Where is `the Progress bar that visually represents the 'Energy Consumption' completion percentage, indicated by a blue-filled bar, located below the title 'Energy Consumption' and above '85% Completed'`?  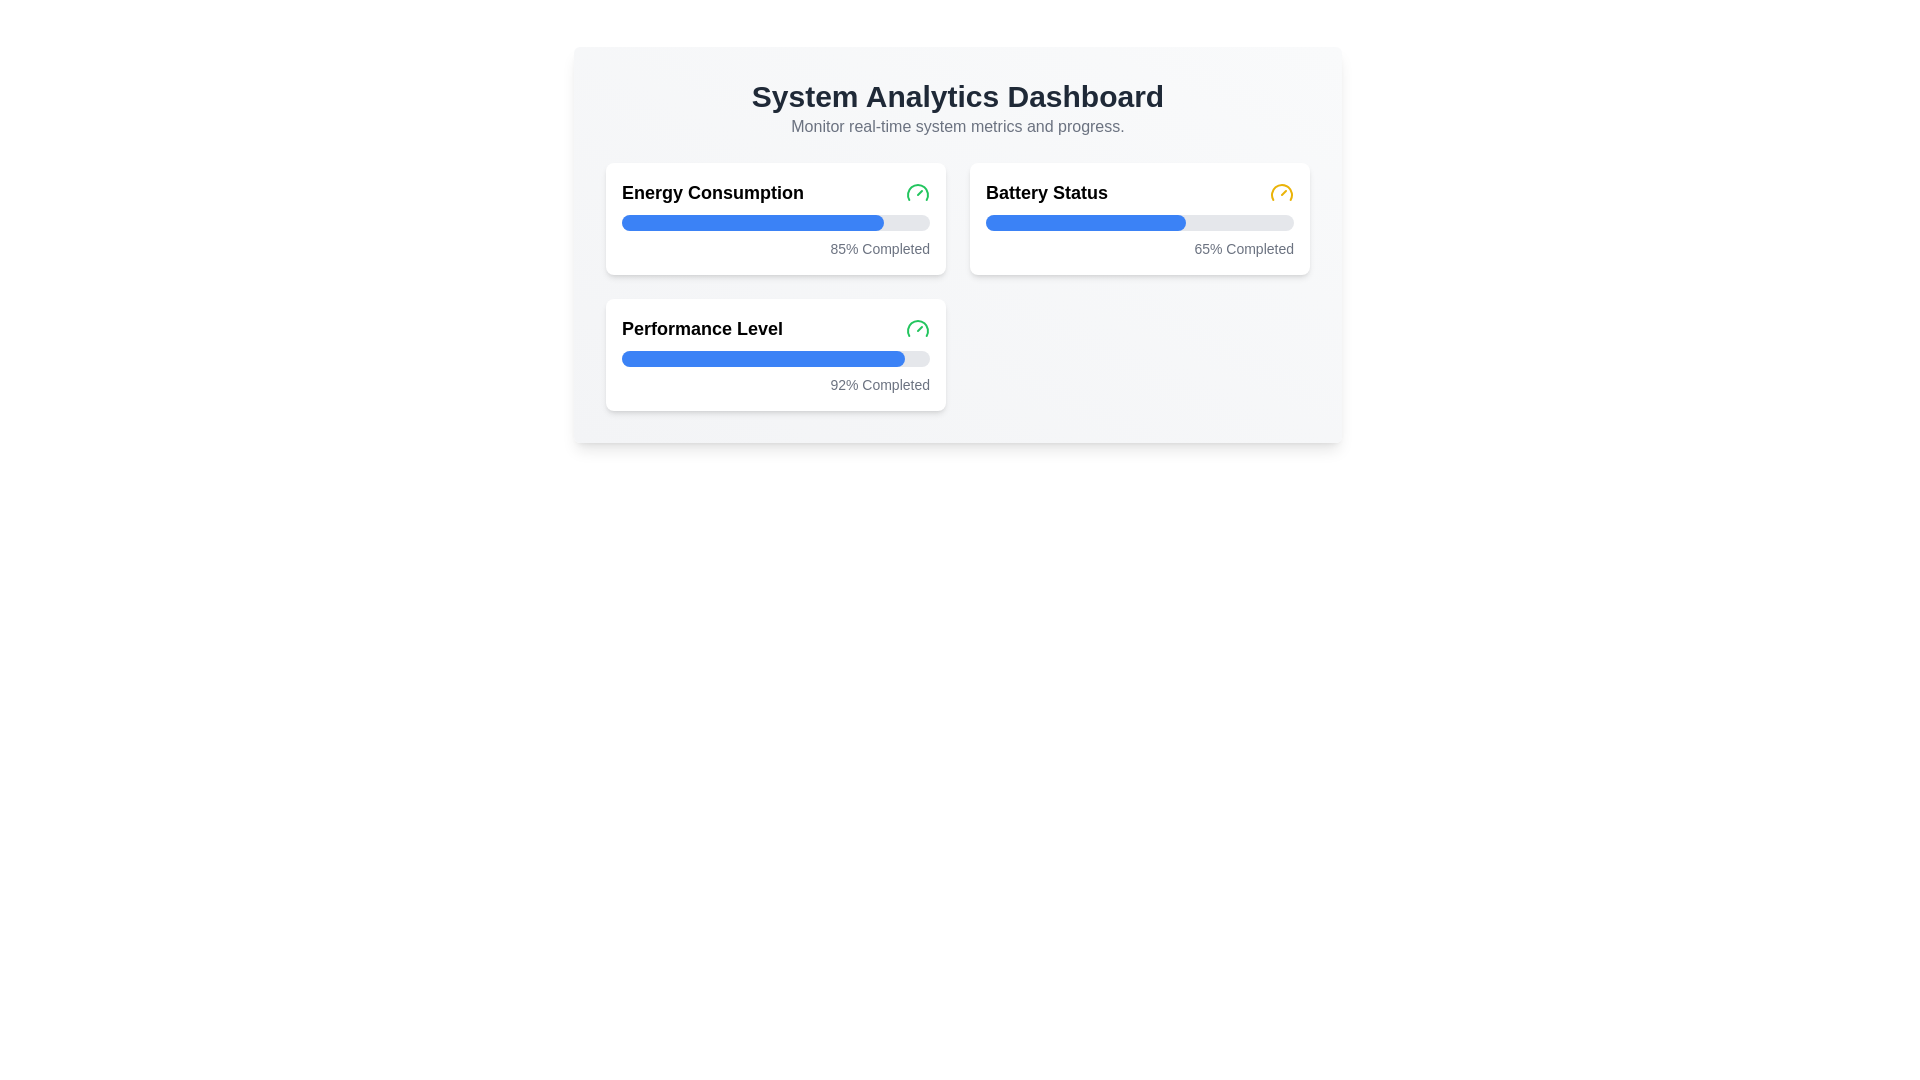 the Progress bar that visually represents the 'Energy Consumption' completion percentage, indicated by a blue-filled bar, located below the title 'Energy Consumption' and above '85% Completed' is located at coordinates (775, 223).